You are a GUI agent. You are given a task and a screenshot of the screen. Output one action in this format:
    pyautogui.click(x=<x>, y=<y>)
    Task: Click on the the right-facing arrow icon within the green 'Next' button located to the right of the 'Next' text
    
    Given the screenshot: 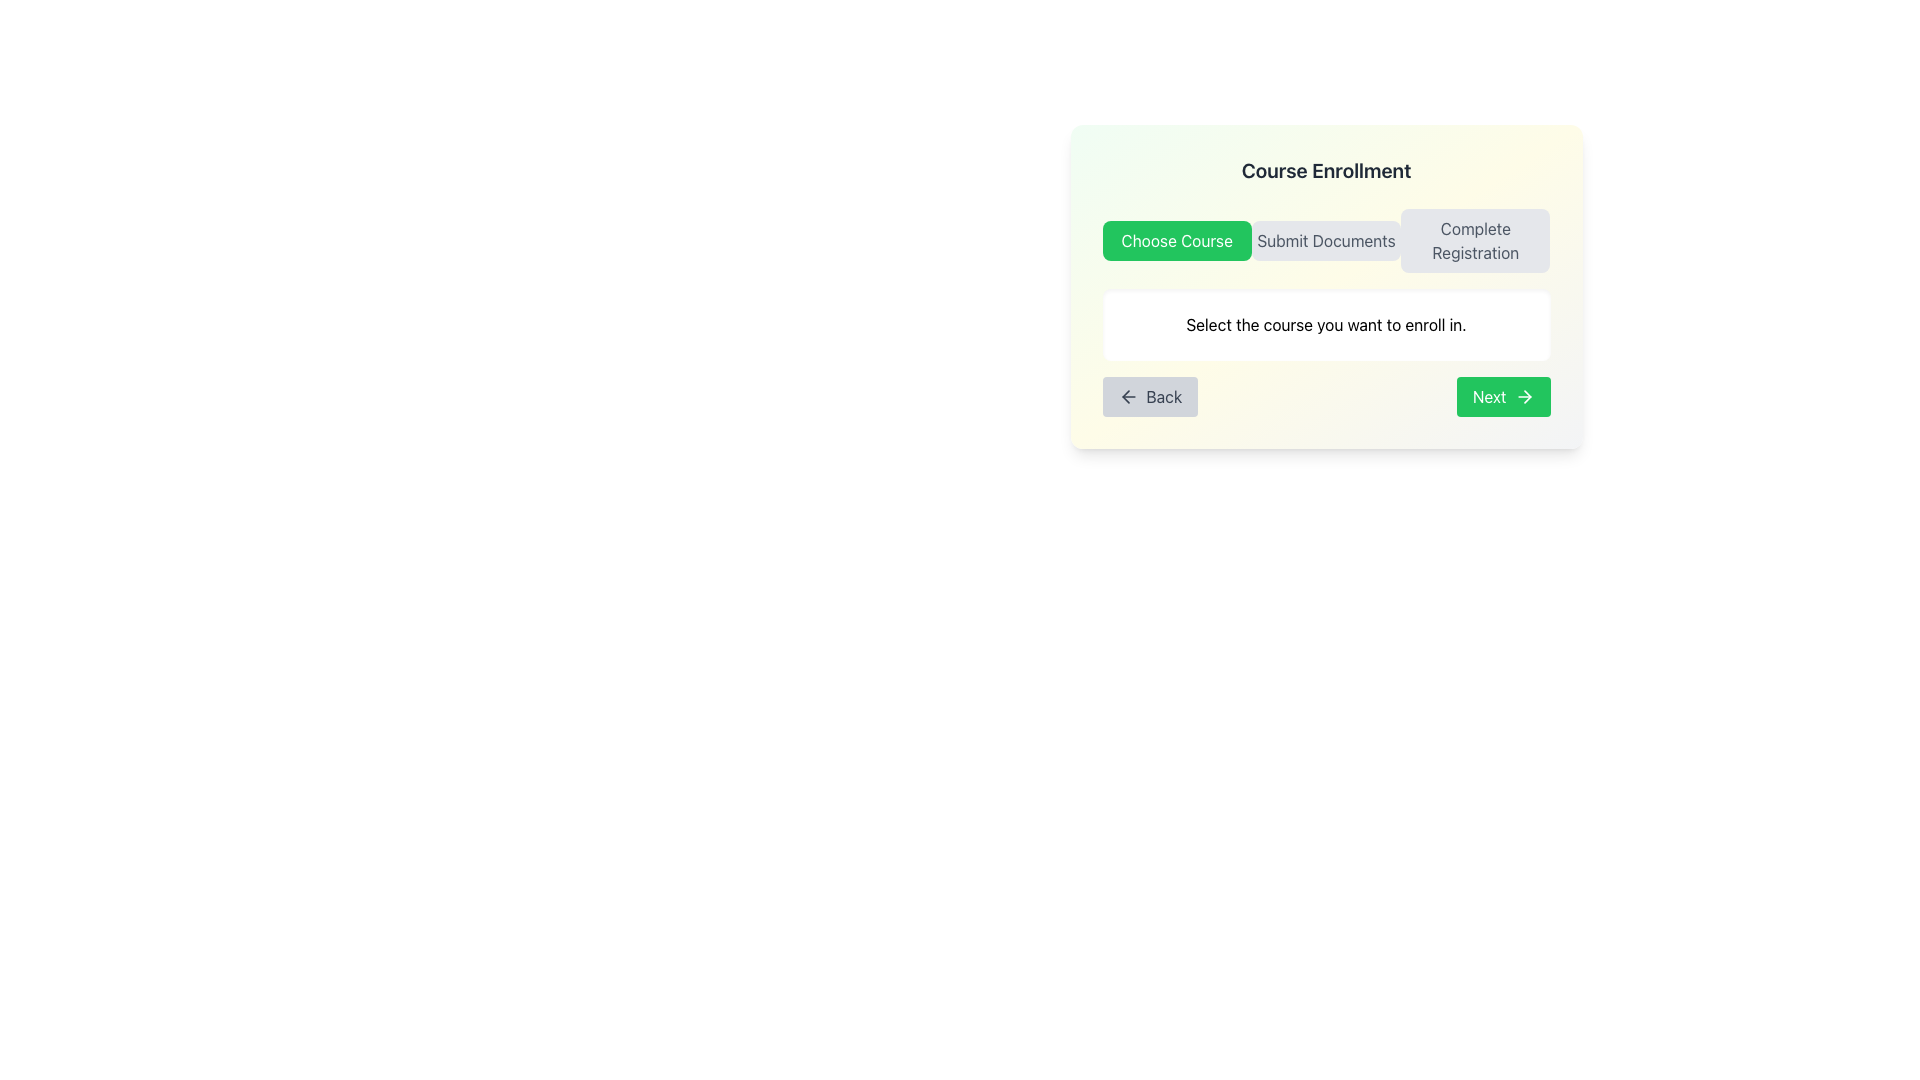 What is the action you would take?
    pyautogui.click(x=1523, y=397)
    